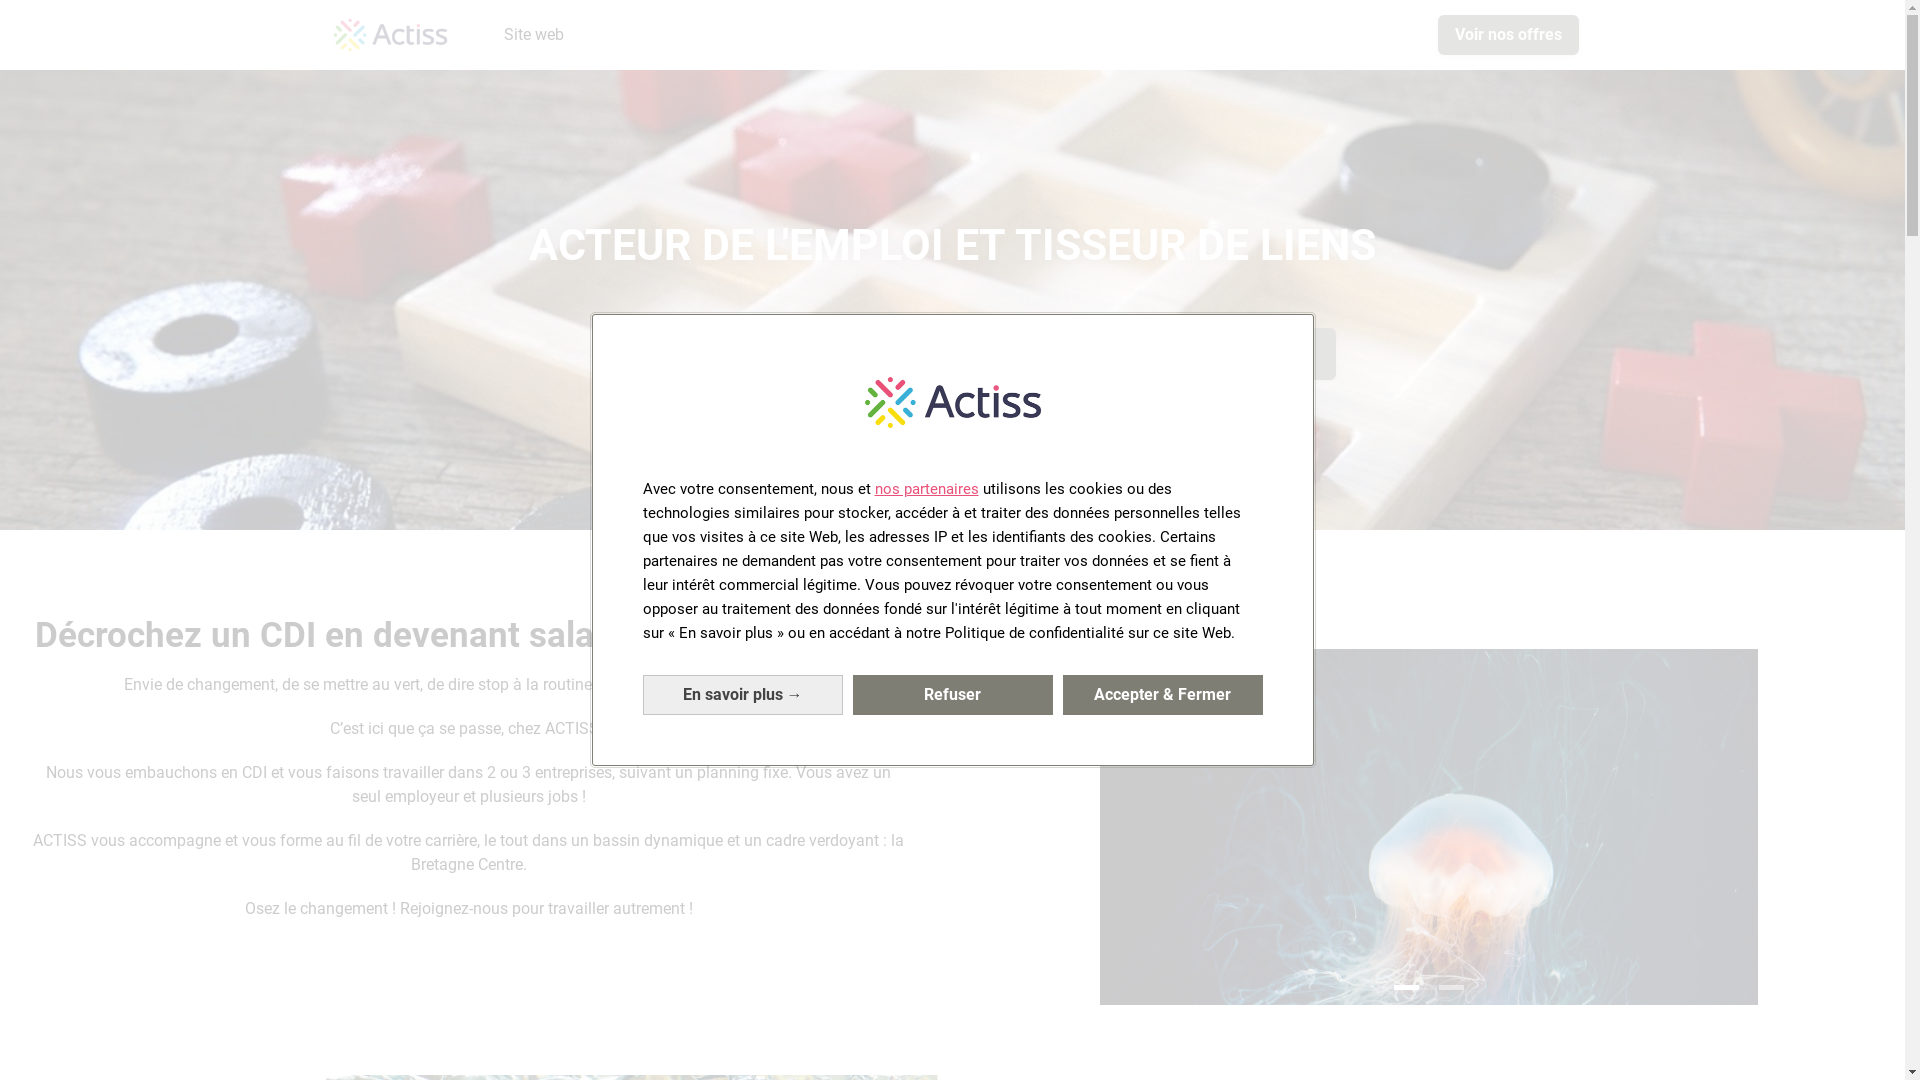 This screenshot has width=1920, height=1080. What do you see at coordinates (495, 34) in the screenshot?
I see `'Site web'` at bounding box center [495, 34].